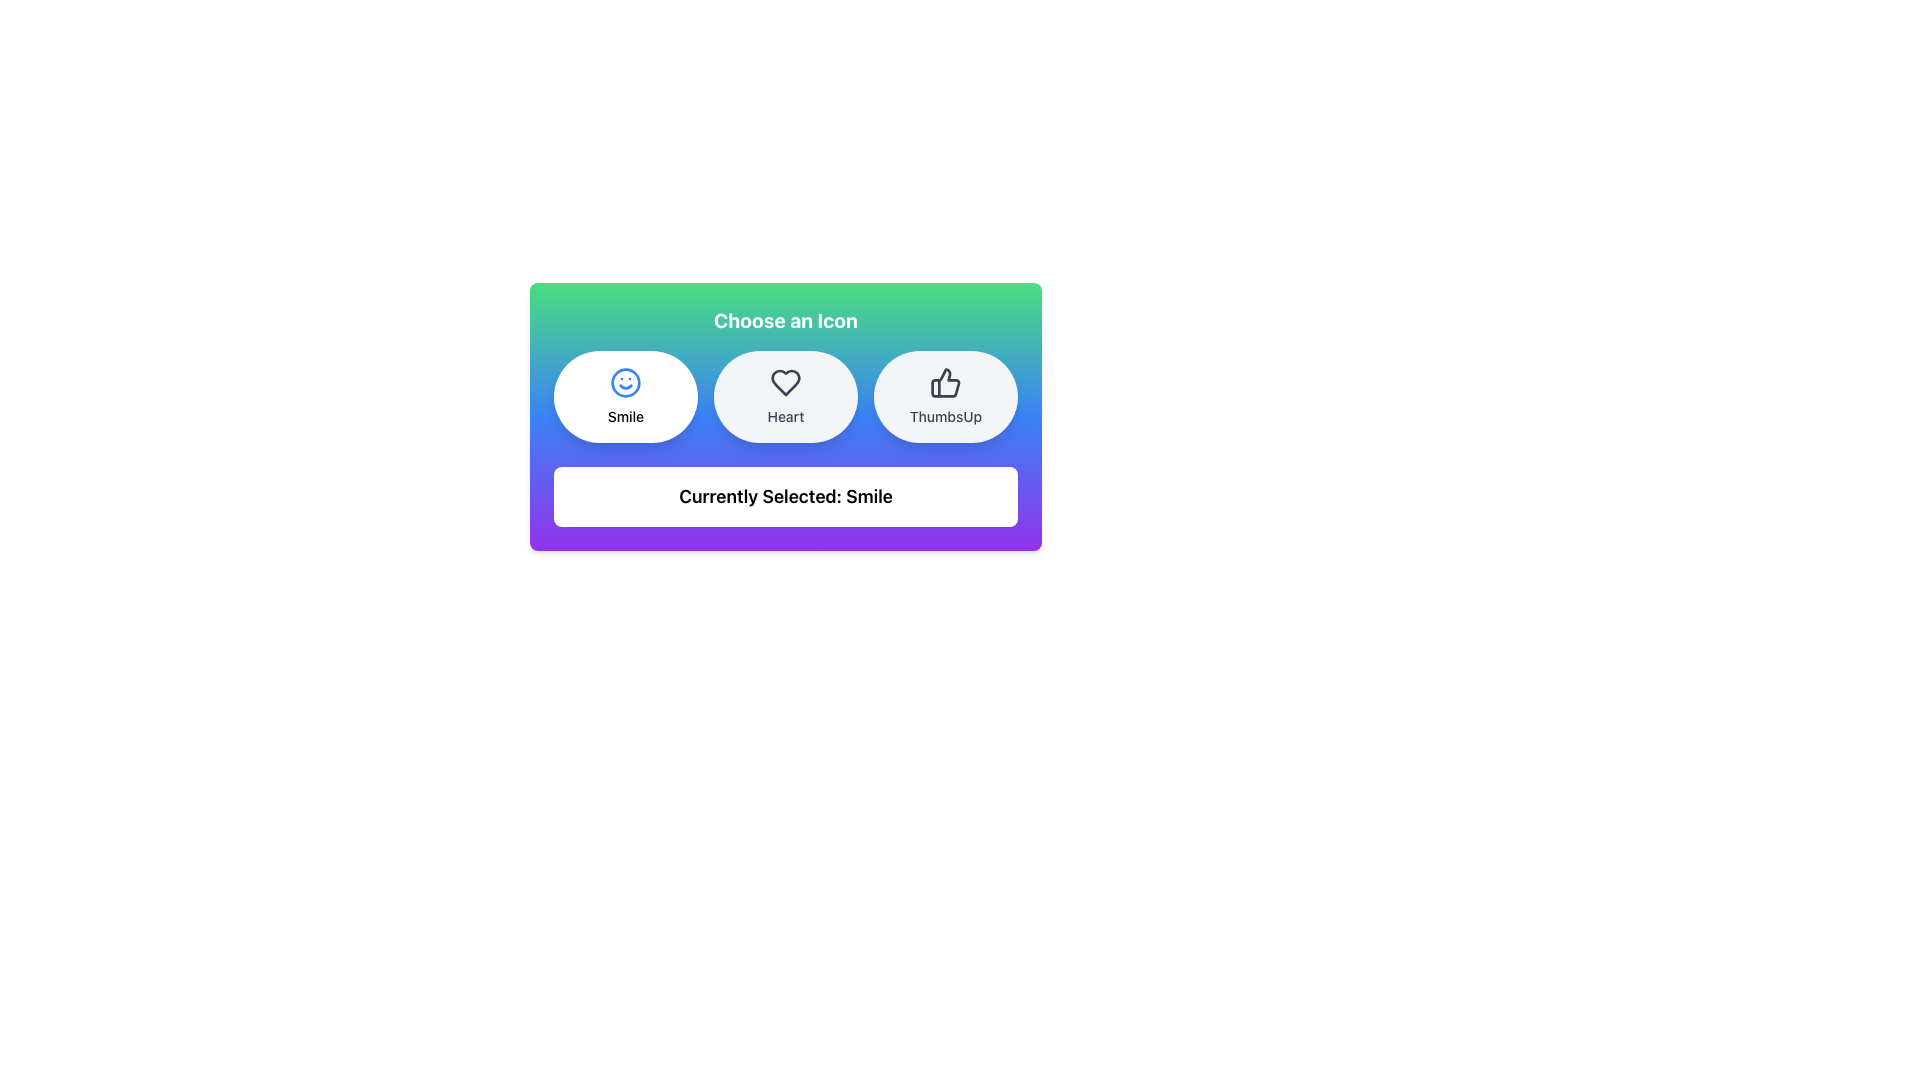 The width and height of the screenshot is (1920, 1080). What do you see at coordinates (785, 397) in the screenshot?
I see `the middle button with a heart-shaped icon` at bounding box center [785, 397].